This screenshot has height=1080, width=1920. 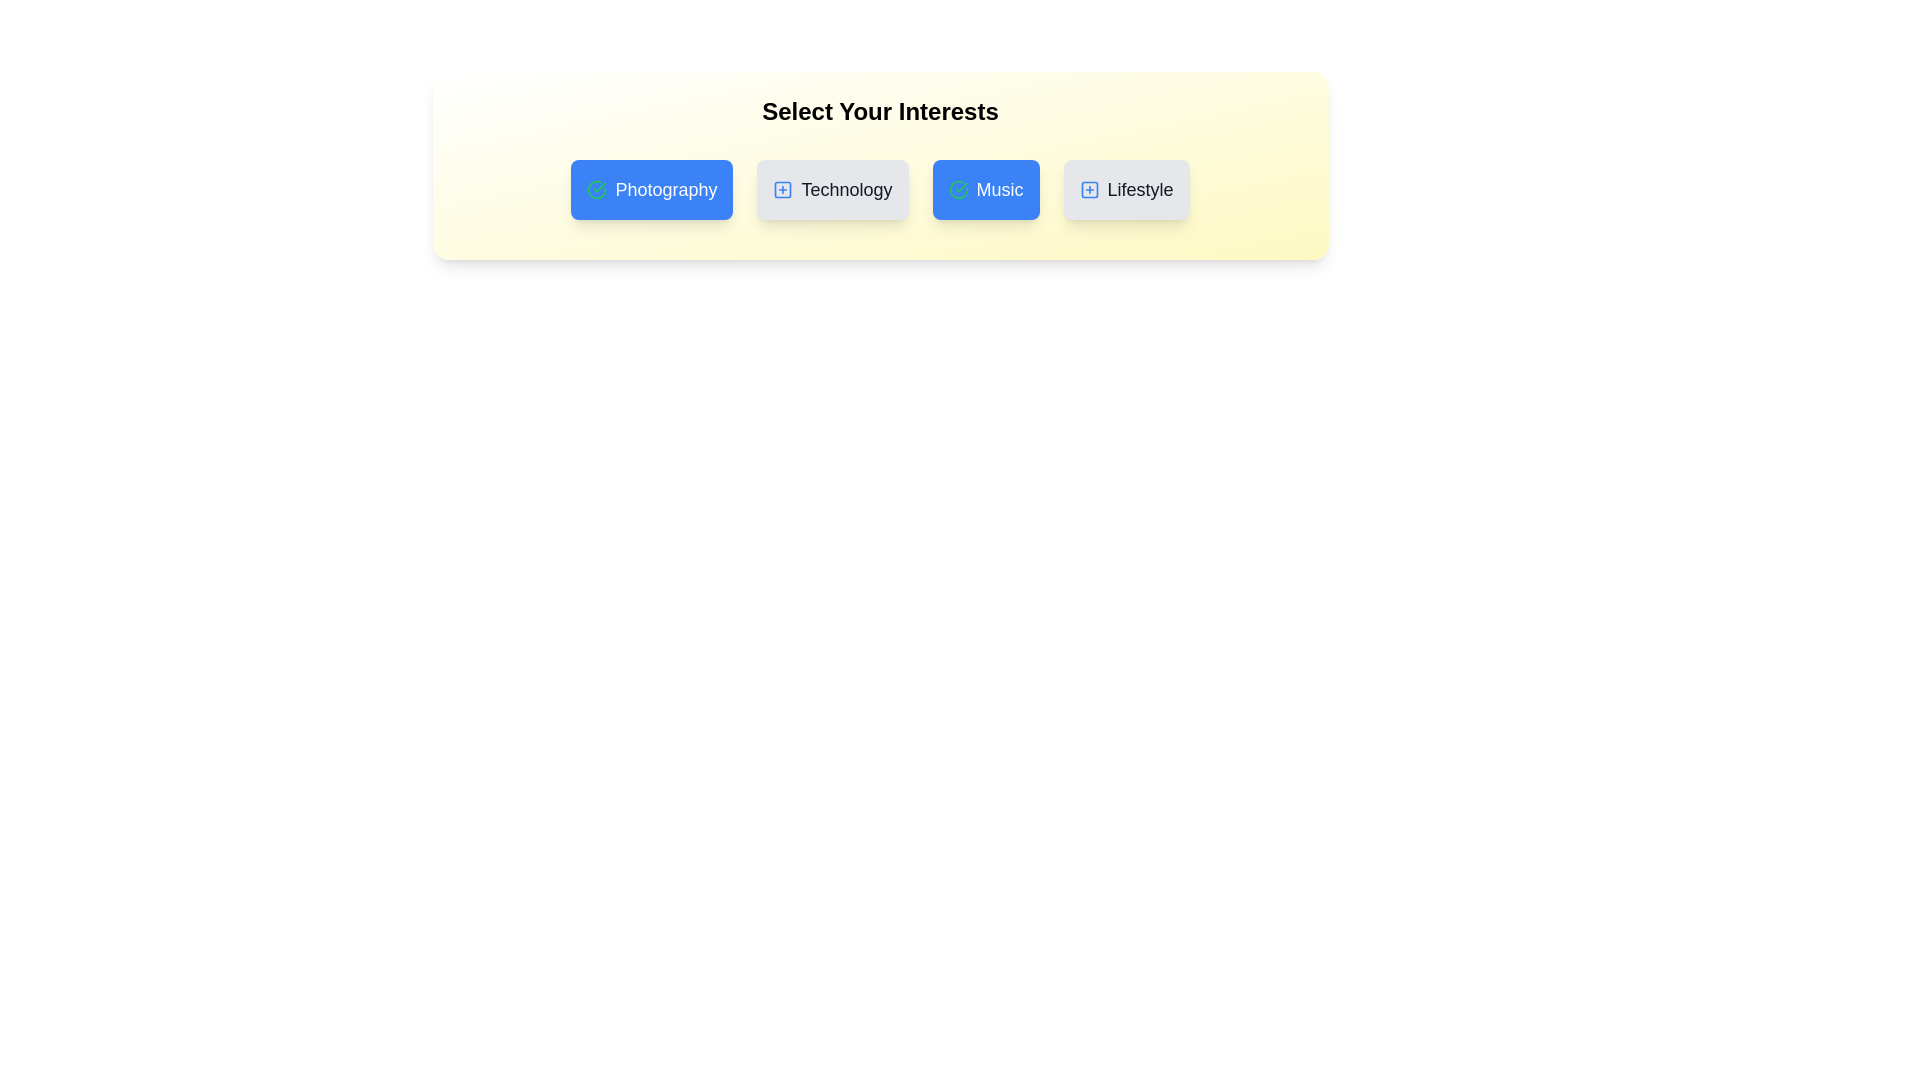 What do you see at coordinates (652, 189) in the screenshot?
I see `the tag Photography to observe the hover effect` at bounding box center [652, 189].